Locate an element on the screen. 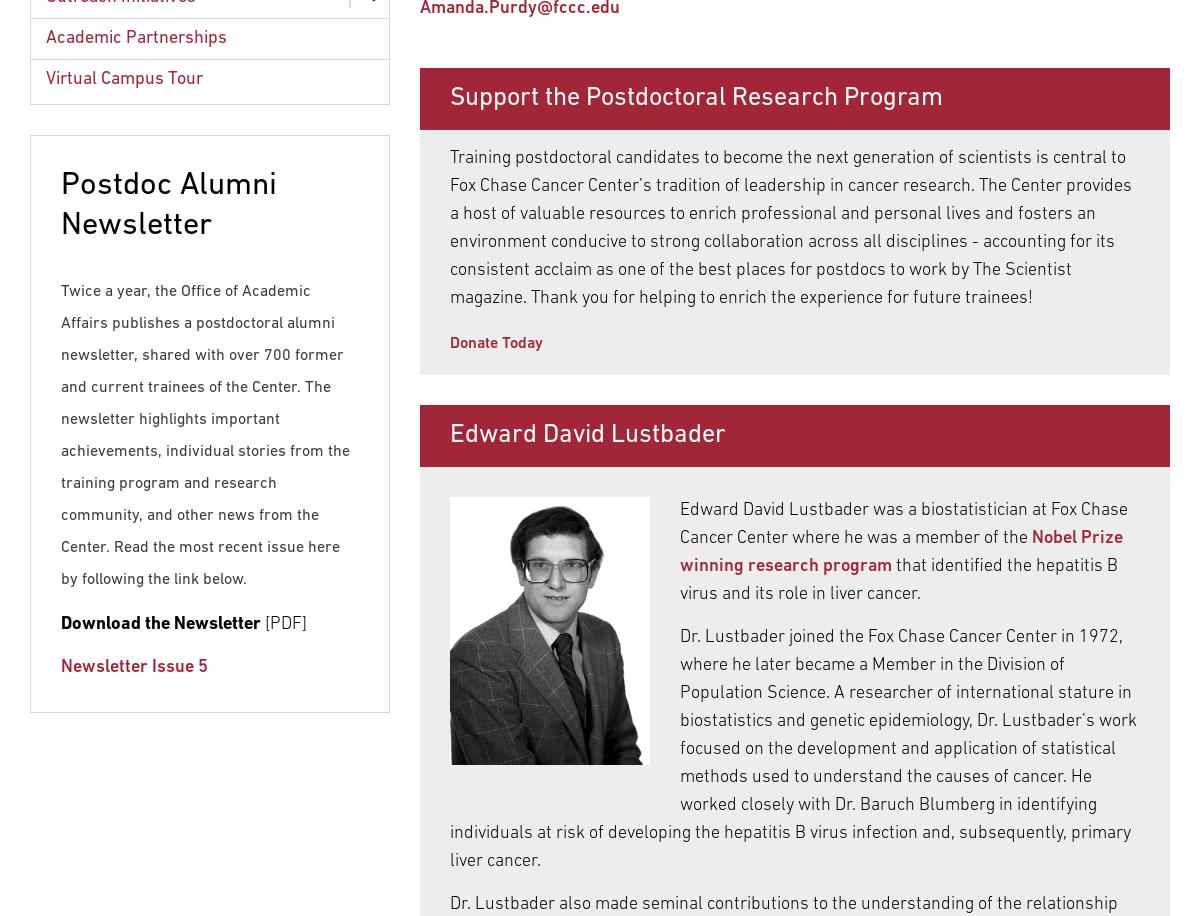 This screenshot has width=1200, height=916. 'Virtual Campus Tour' is located at coordinates (124, 77).